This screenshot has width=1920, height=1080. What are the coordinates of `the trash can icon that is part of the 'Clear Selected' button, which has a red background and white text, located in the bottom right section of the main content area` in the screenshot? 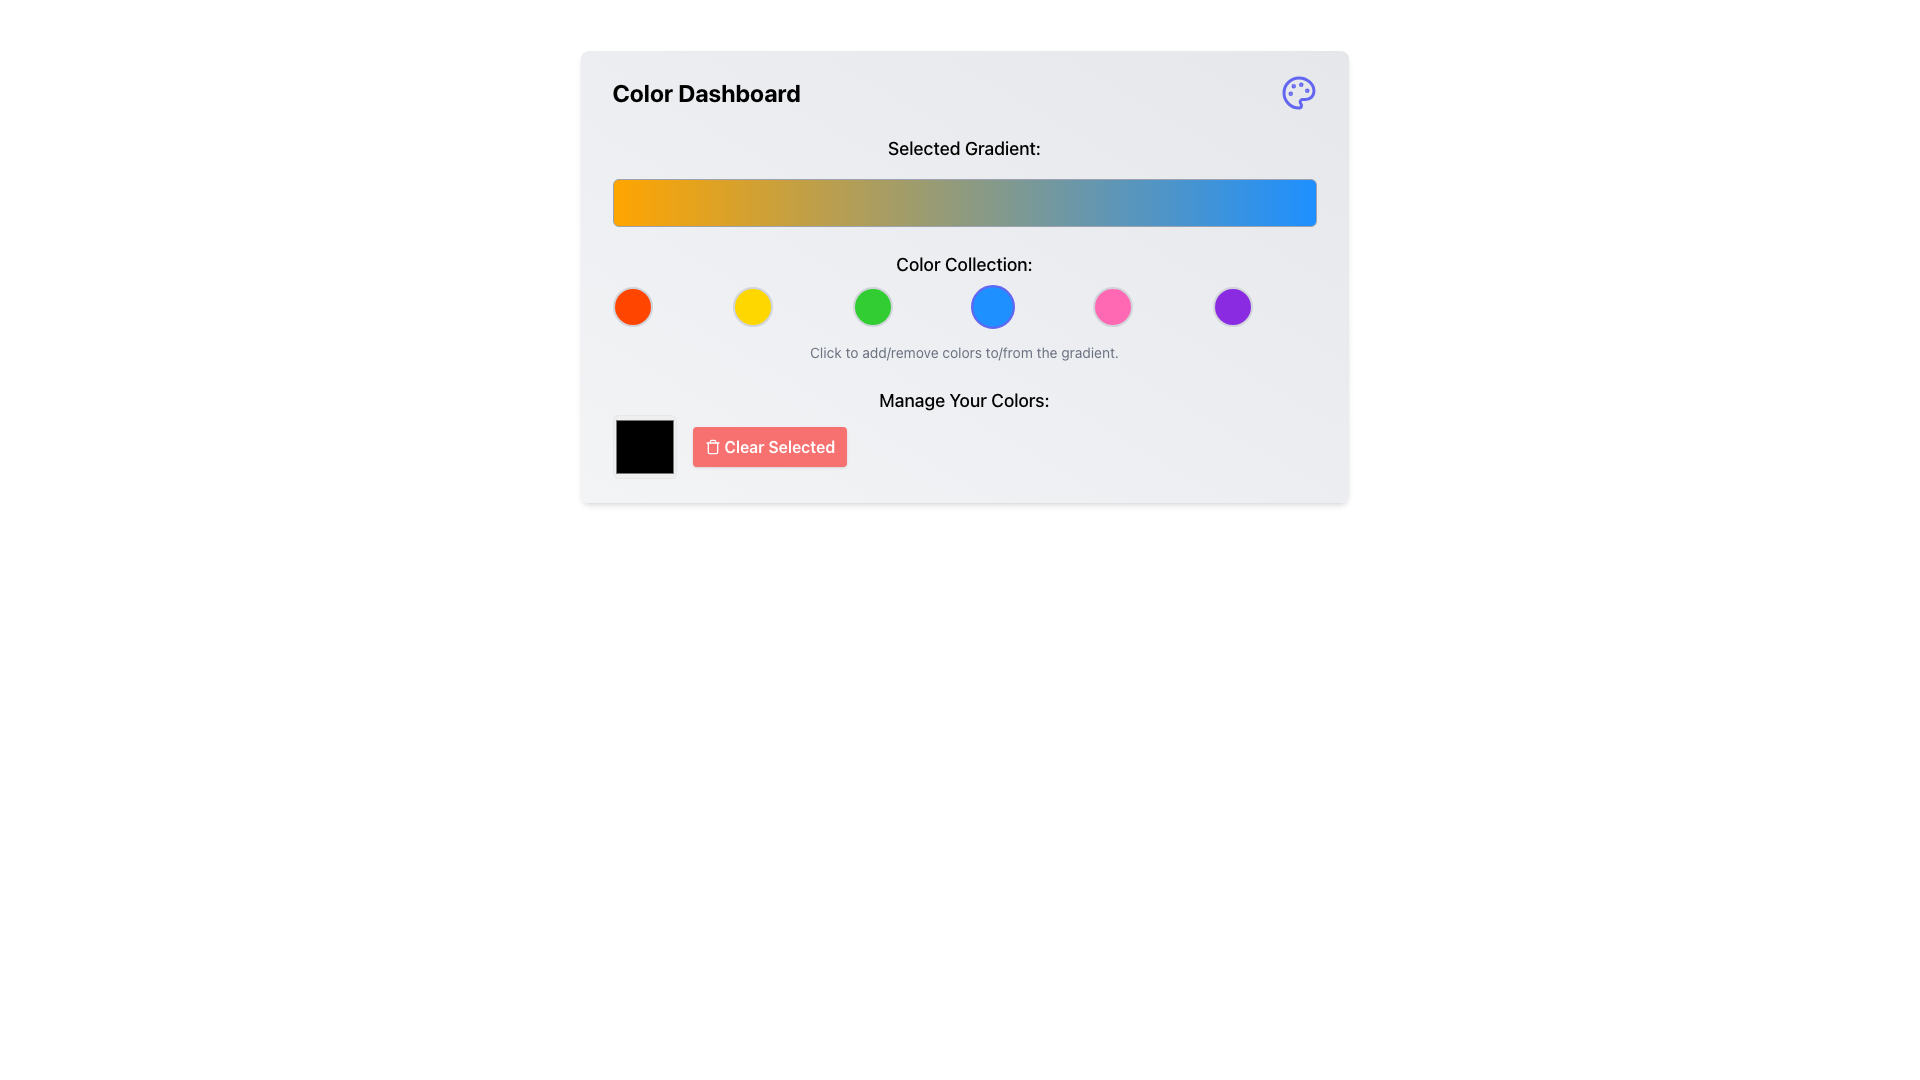 It's located at (712, 446).